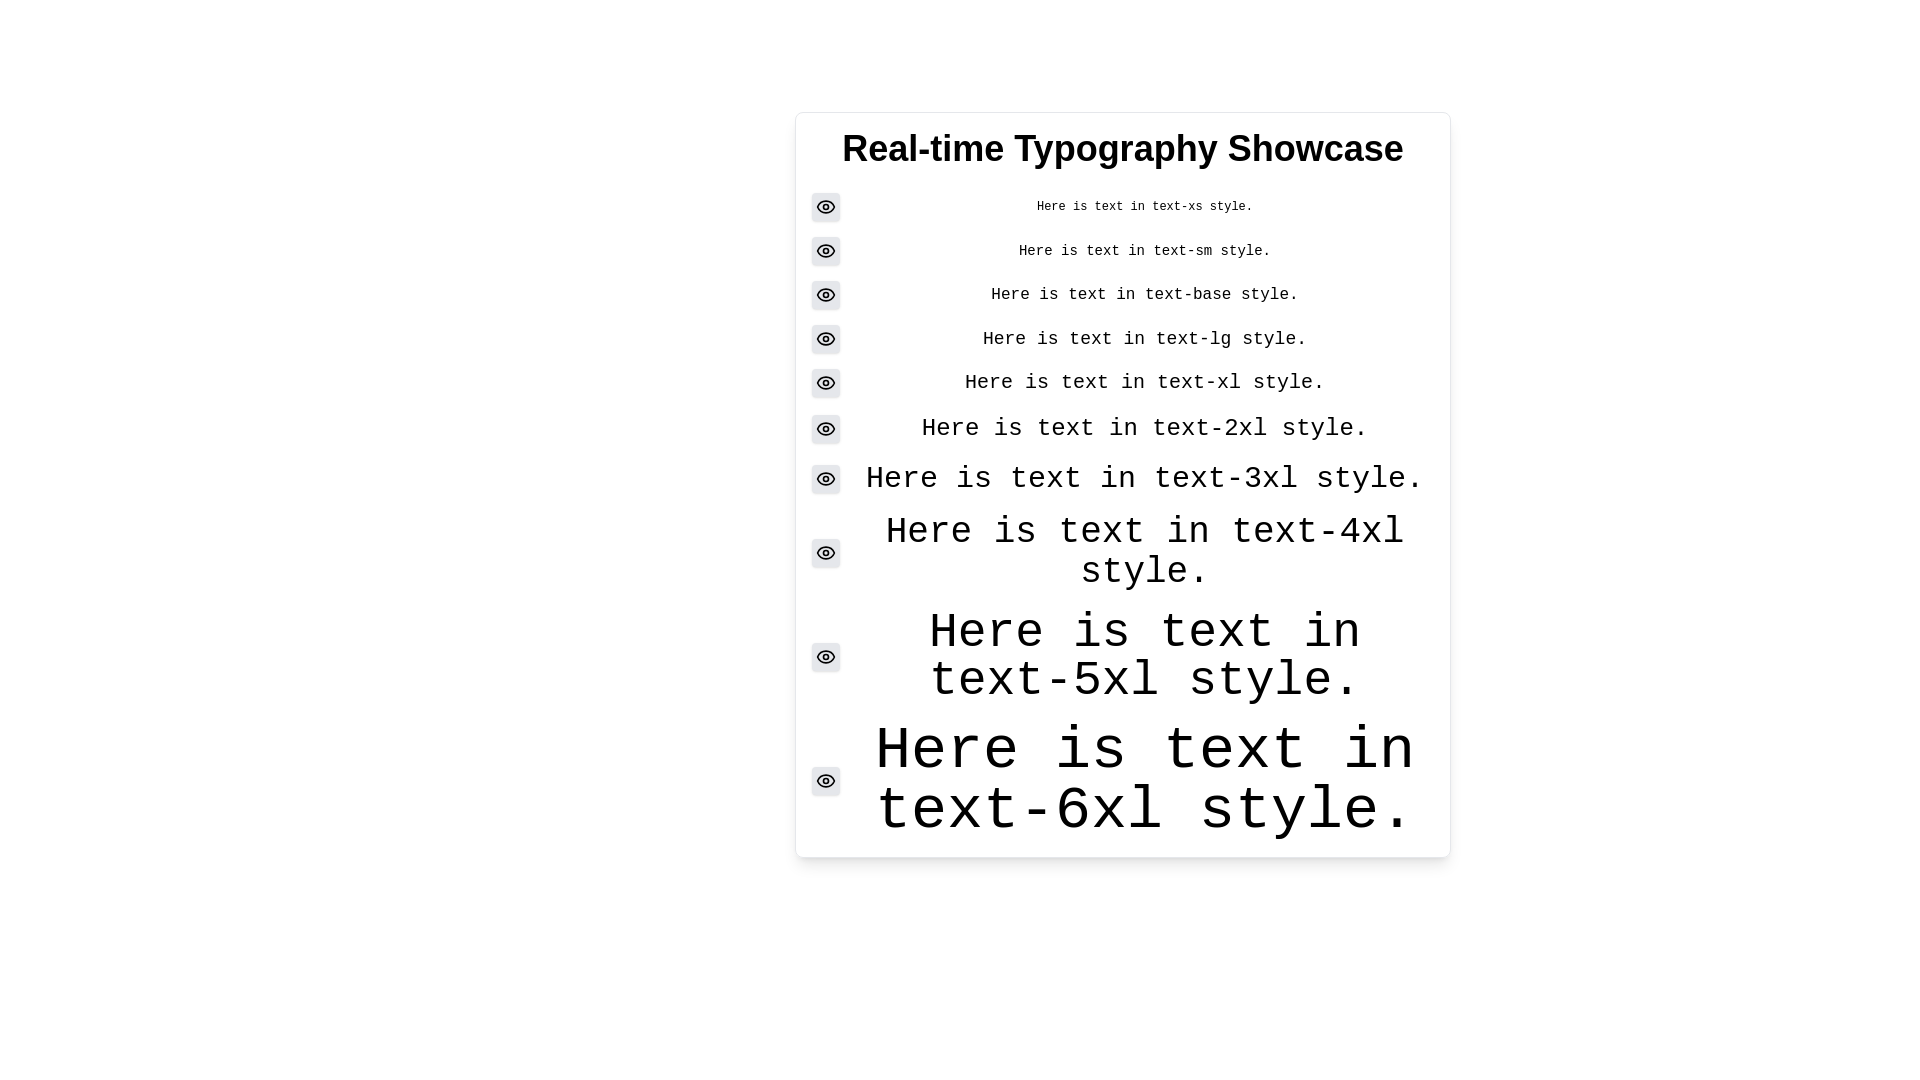 Image resolution: width=1920 pixels, height=1080 pixels. I want to click on the Text display element labeled 'text-lg' to copy the text, which is the fourth element in a vertical list of typography samples, so click(1145, 338).